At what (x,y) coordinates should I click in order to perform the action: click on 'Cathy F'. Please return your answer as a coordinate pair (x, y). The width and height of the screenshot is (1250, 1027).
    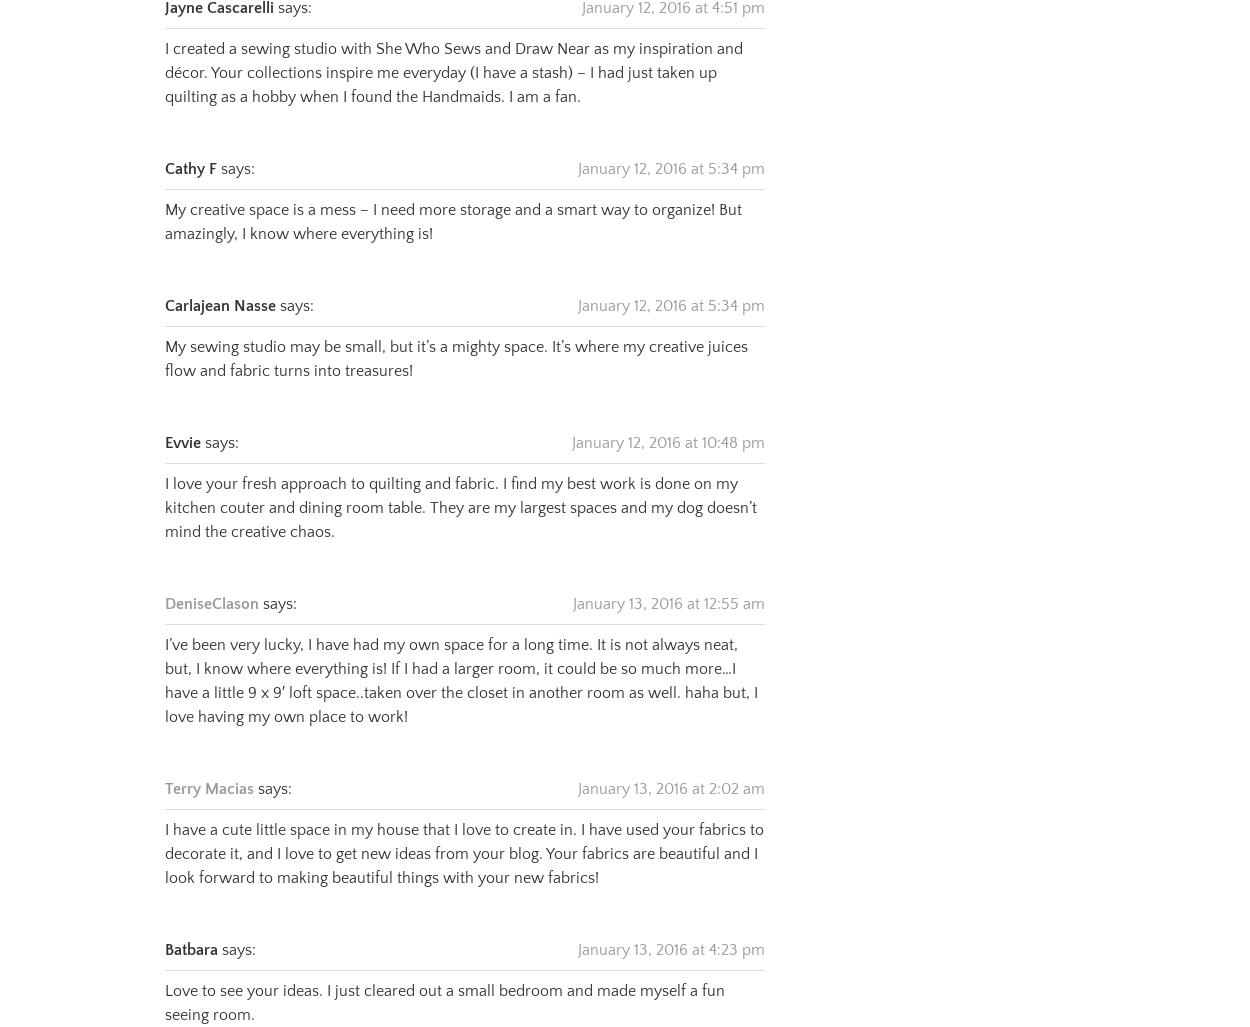
    Looking at the image, I should click on (190, 143).